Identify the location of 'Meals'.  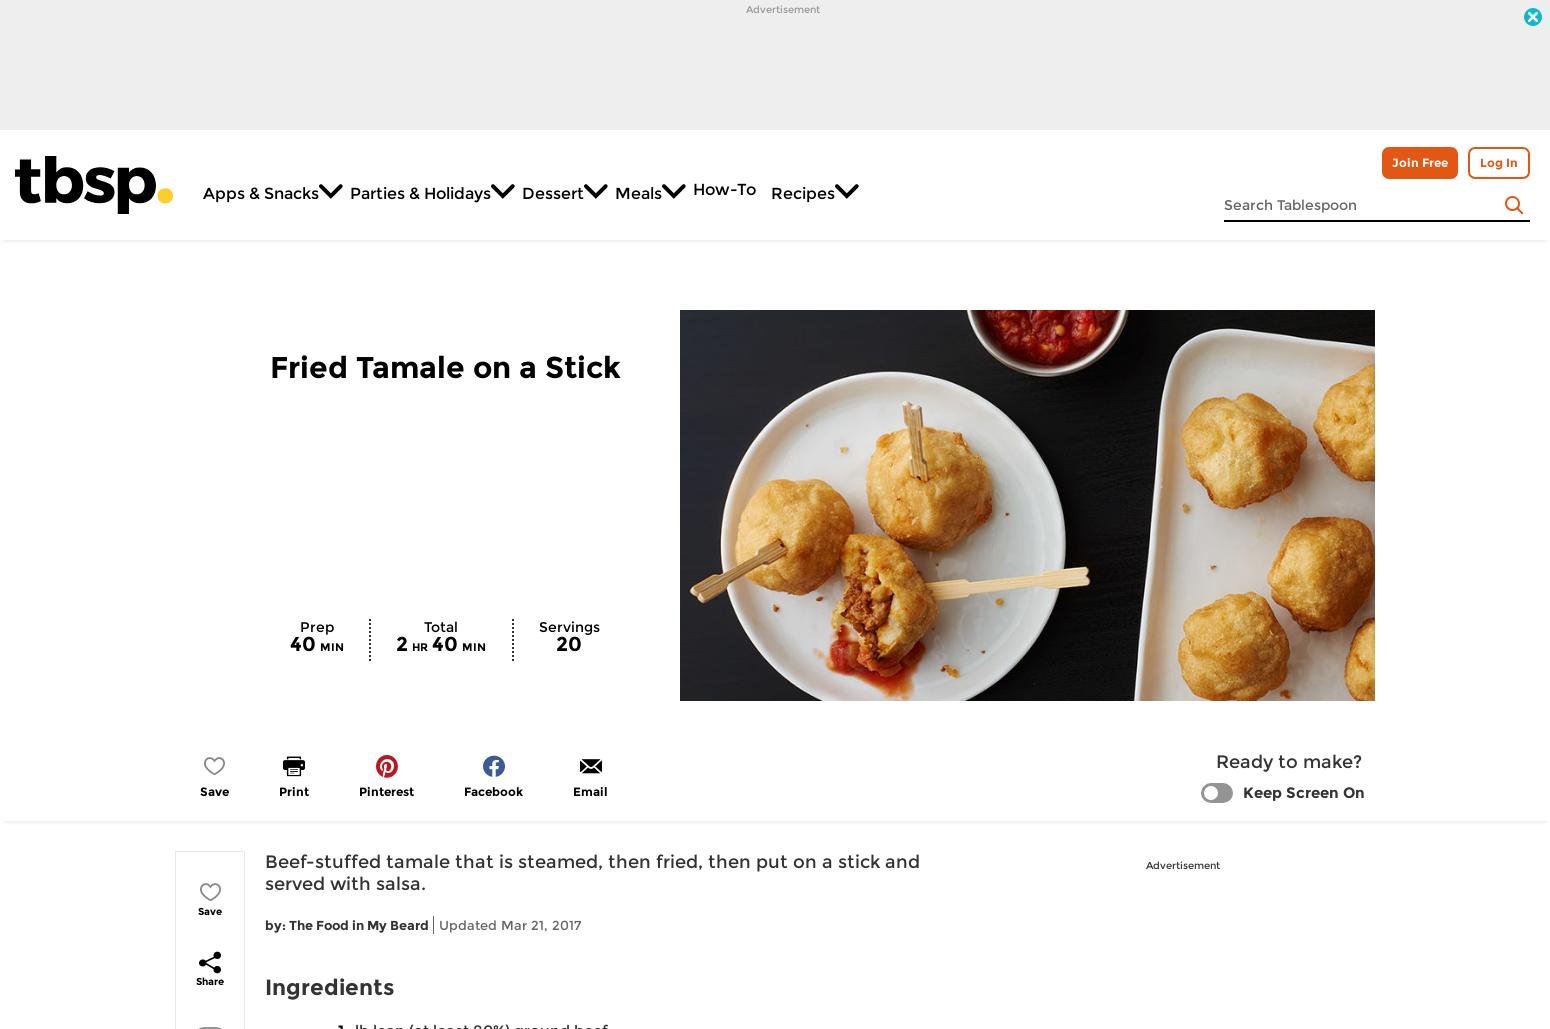
(646, 184).